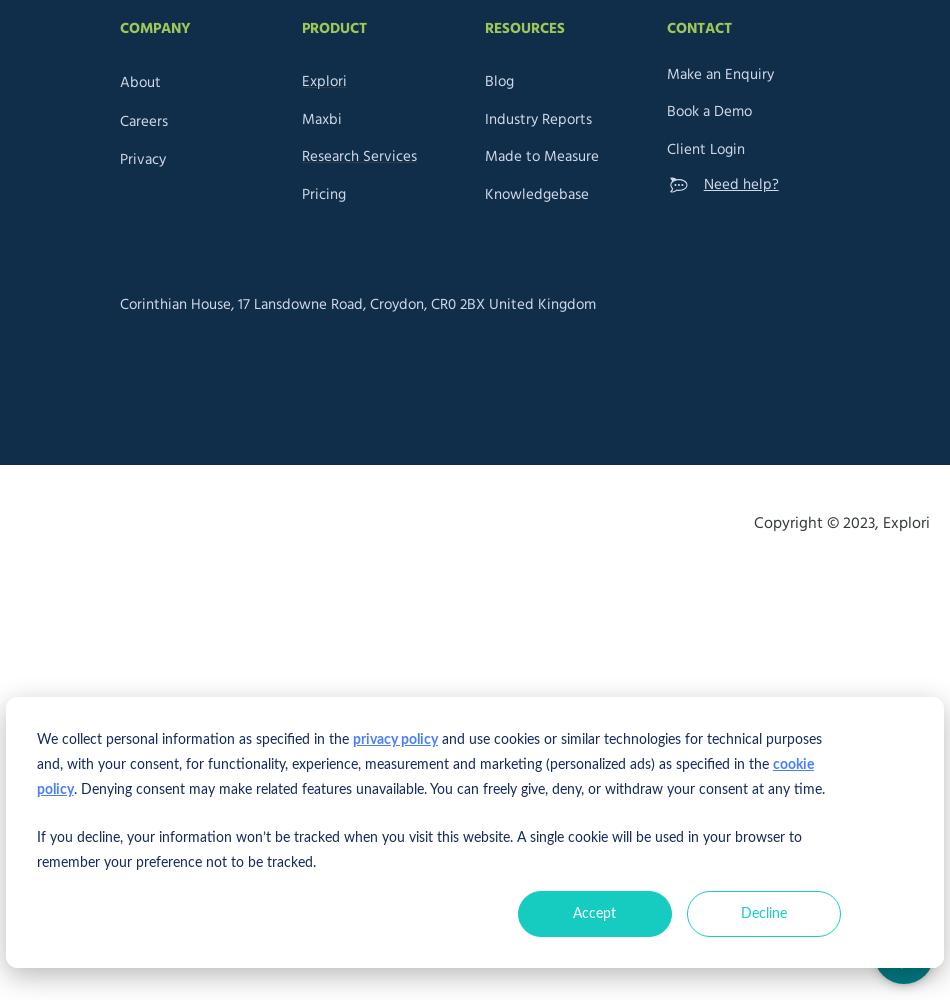 The height and width of the screenshot is (1000, 950). What do you see at coordinates (484, 28) in the screenshot?
I see `'RESOURCES'` at bounding box center [484, 28].